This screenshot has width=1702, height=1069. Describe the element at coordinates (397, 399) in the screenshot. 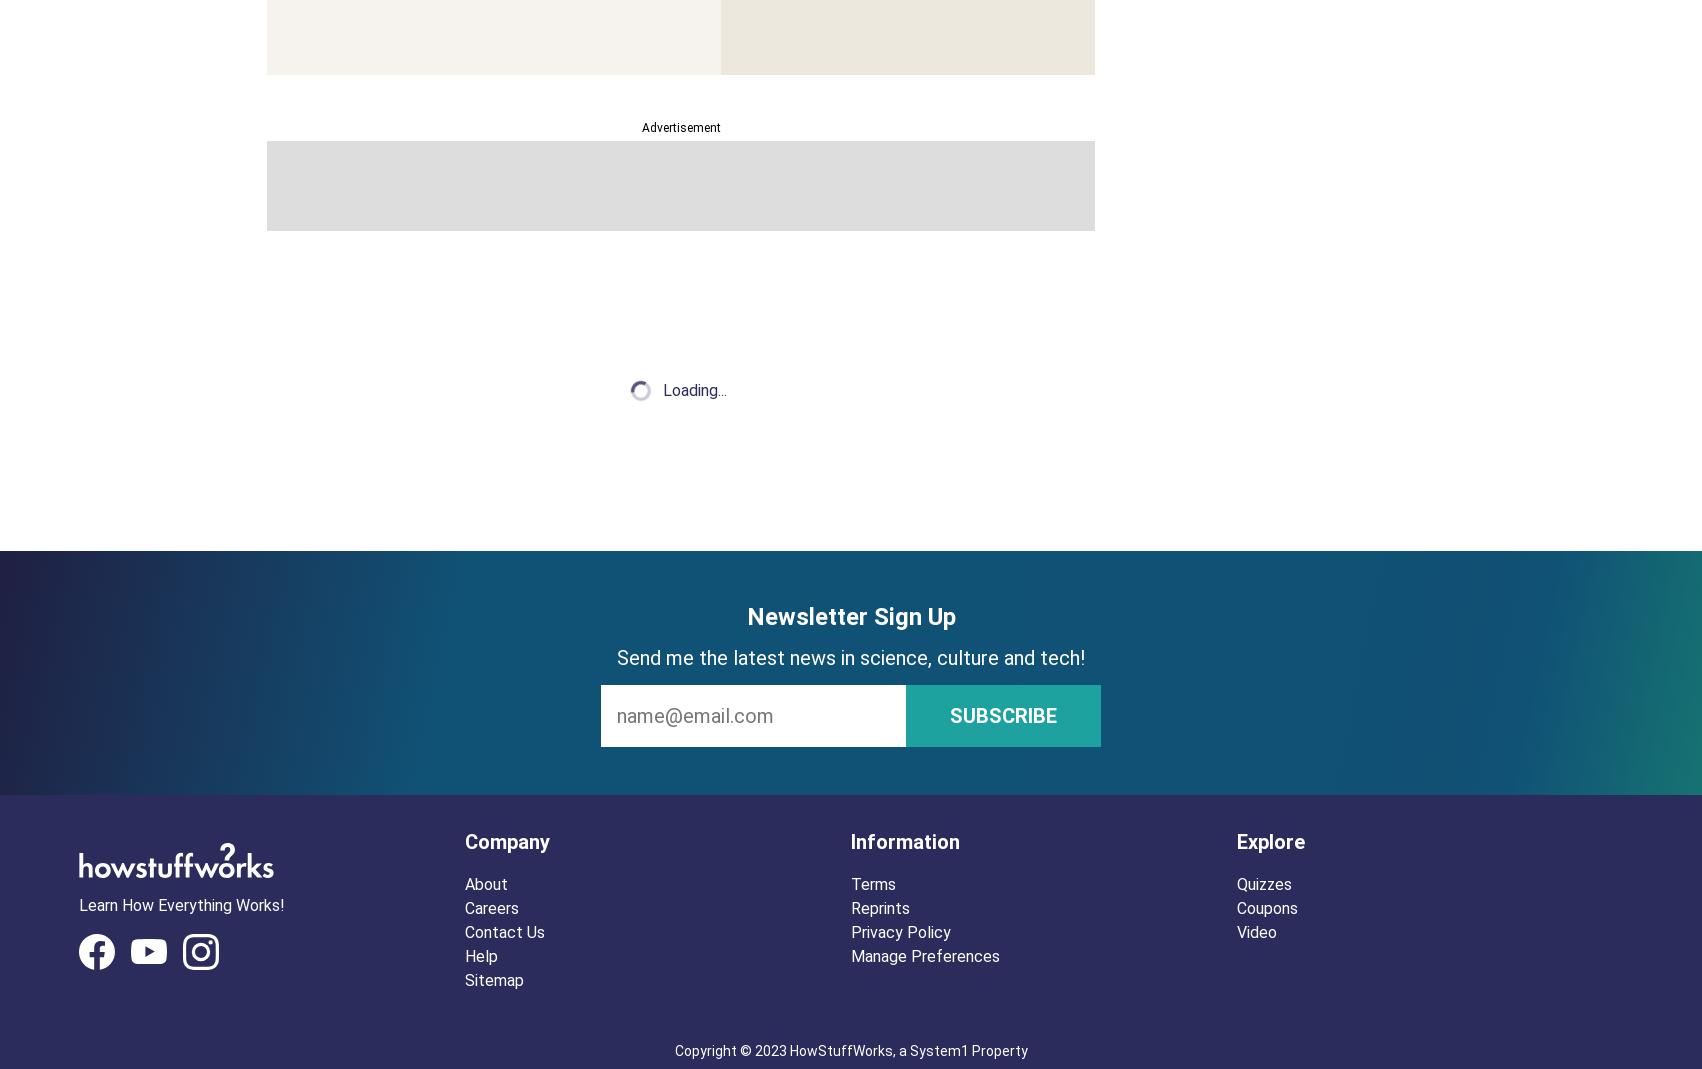

I see `'|'` at that location.